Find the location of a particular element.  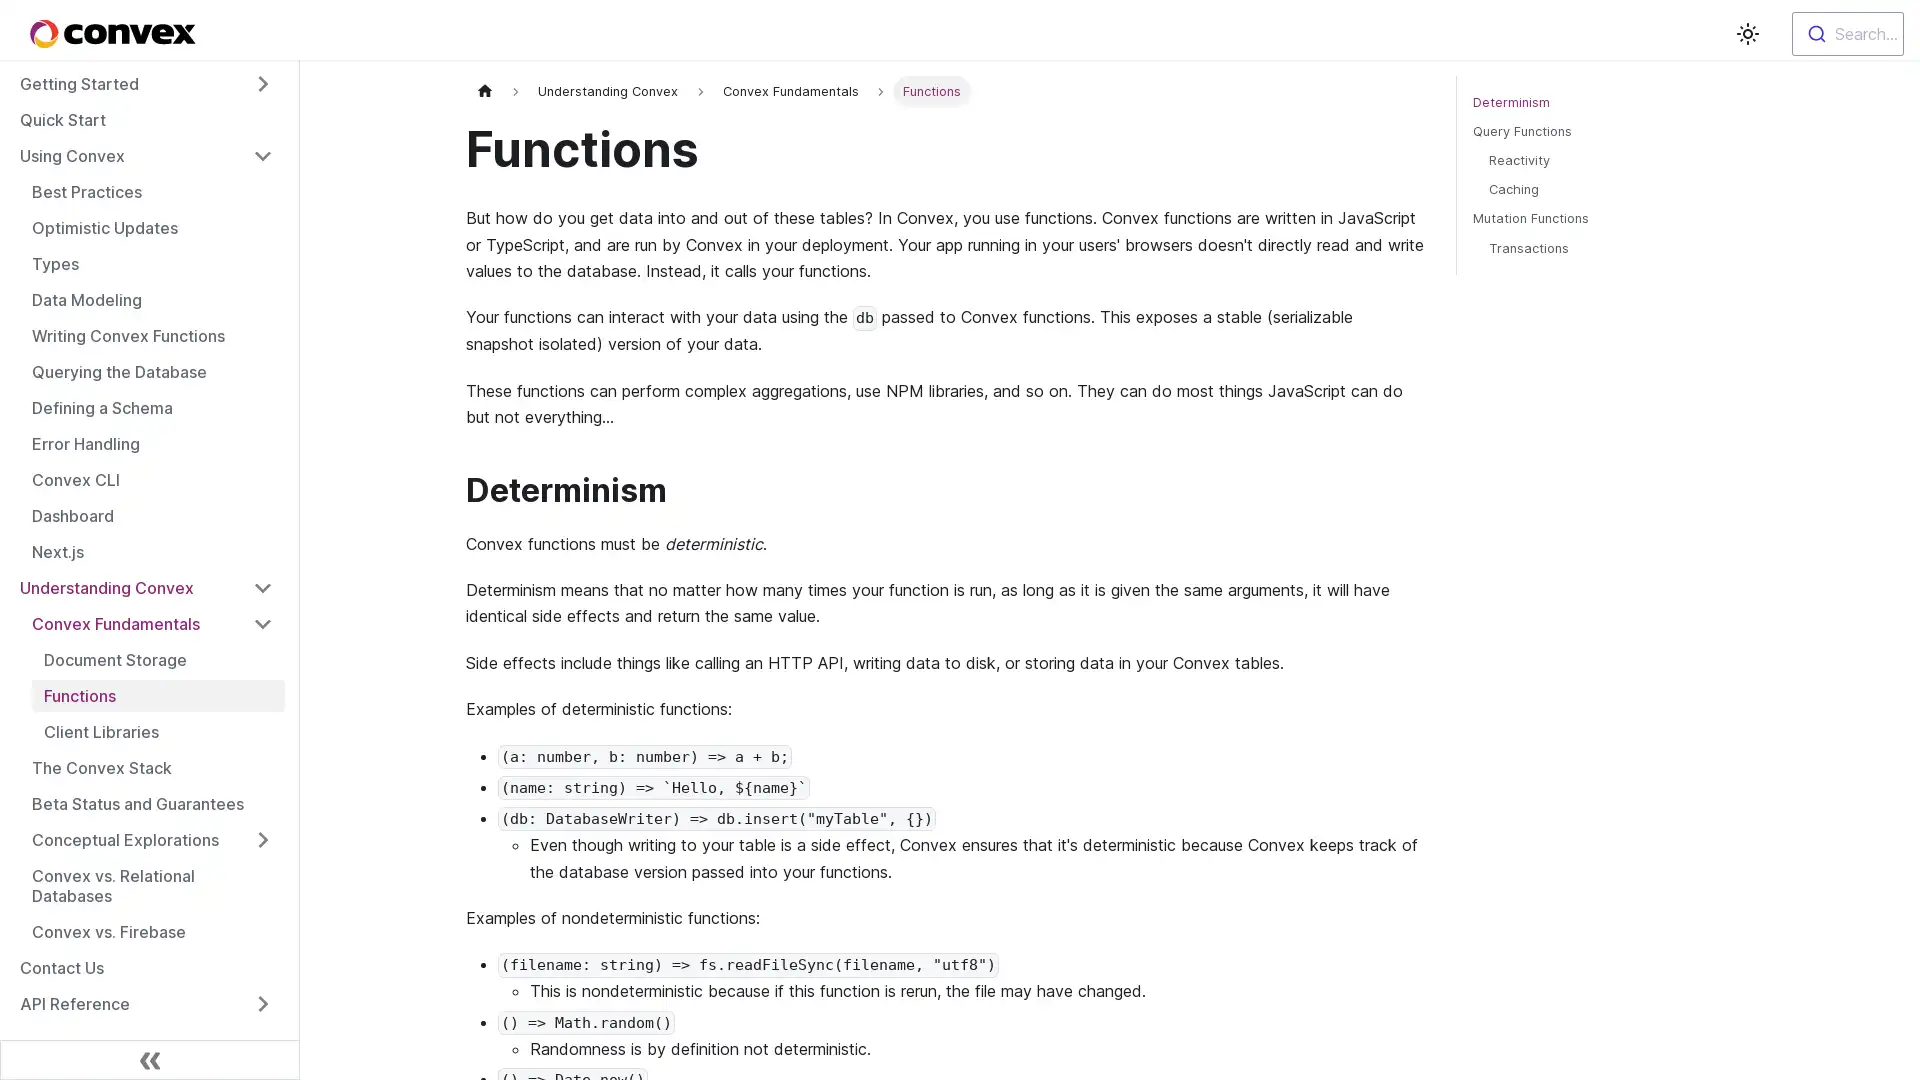

Search... is located at coordinates (1847, 34).